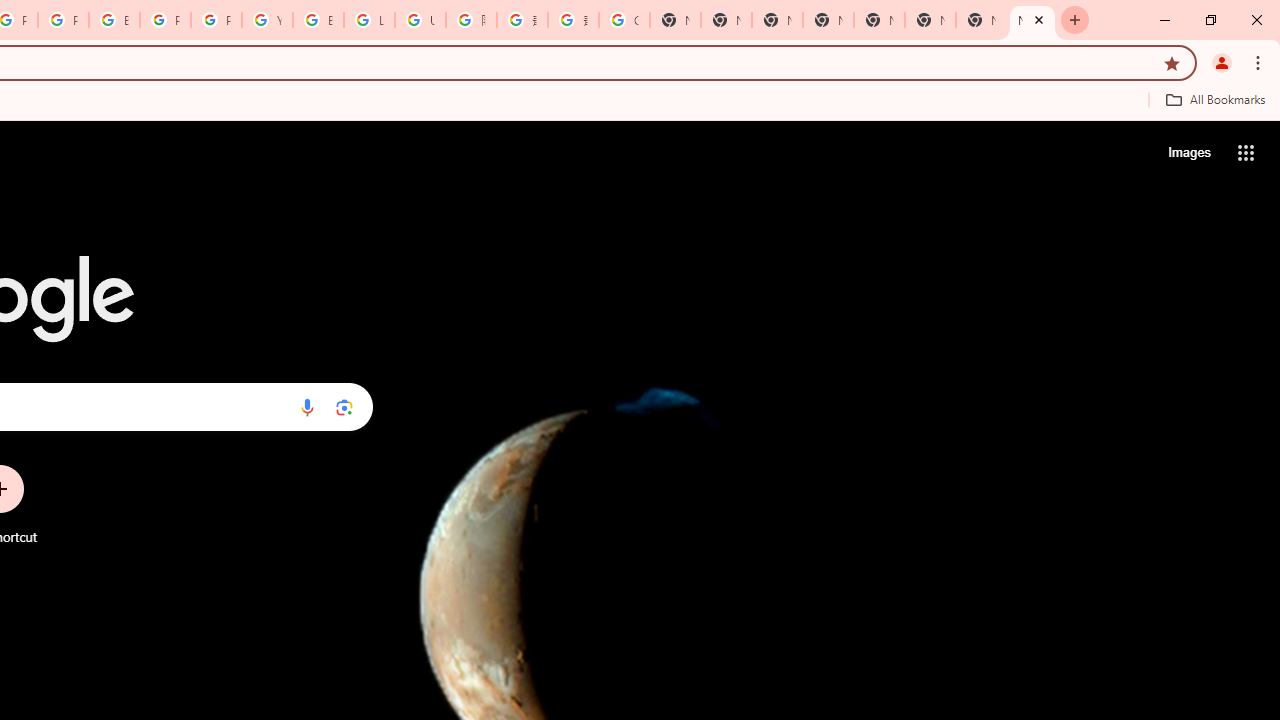 The width and height of the screenshot is (1280, 720). I want to click on 'Google Images', so click(623, 20).